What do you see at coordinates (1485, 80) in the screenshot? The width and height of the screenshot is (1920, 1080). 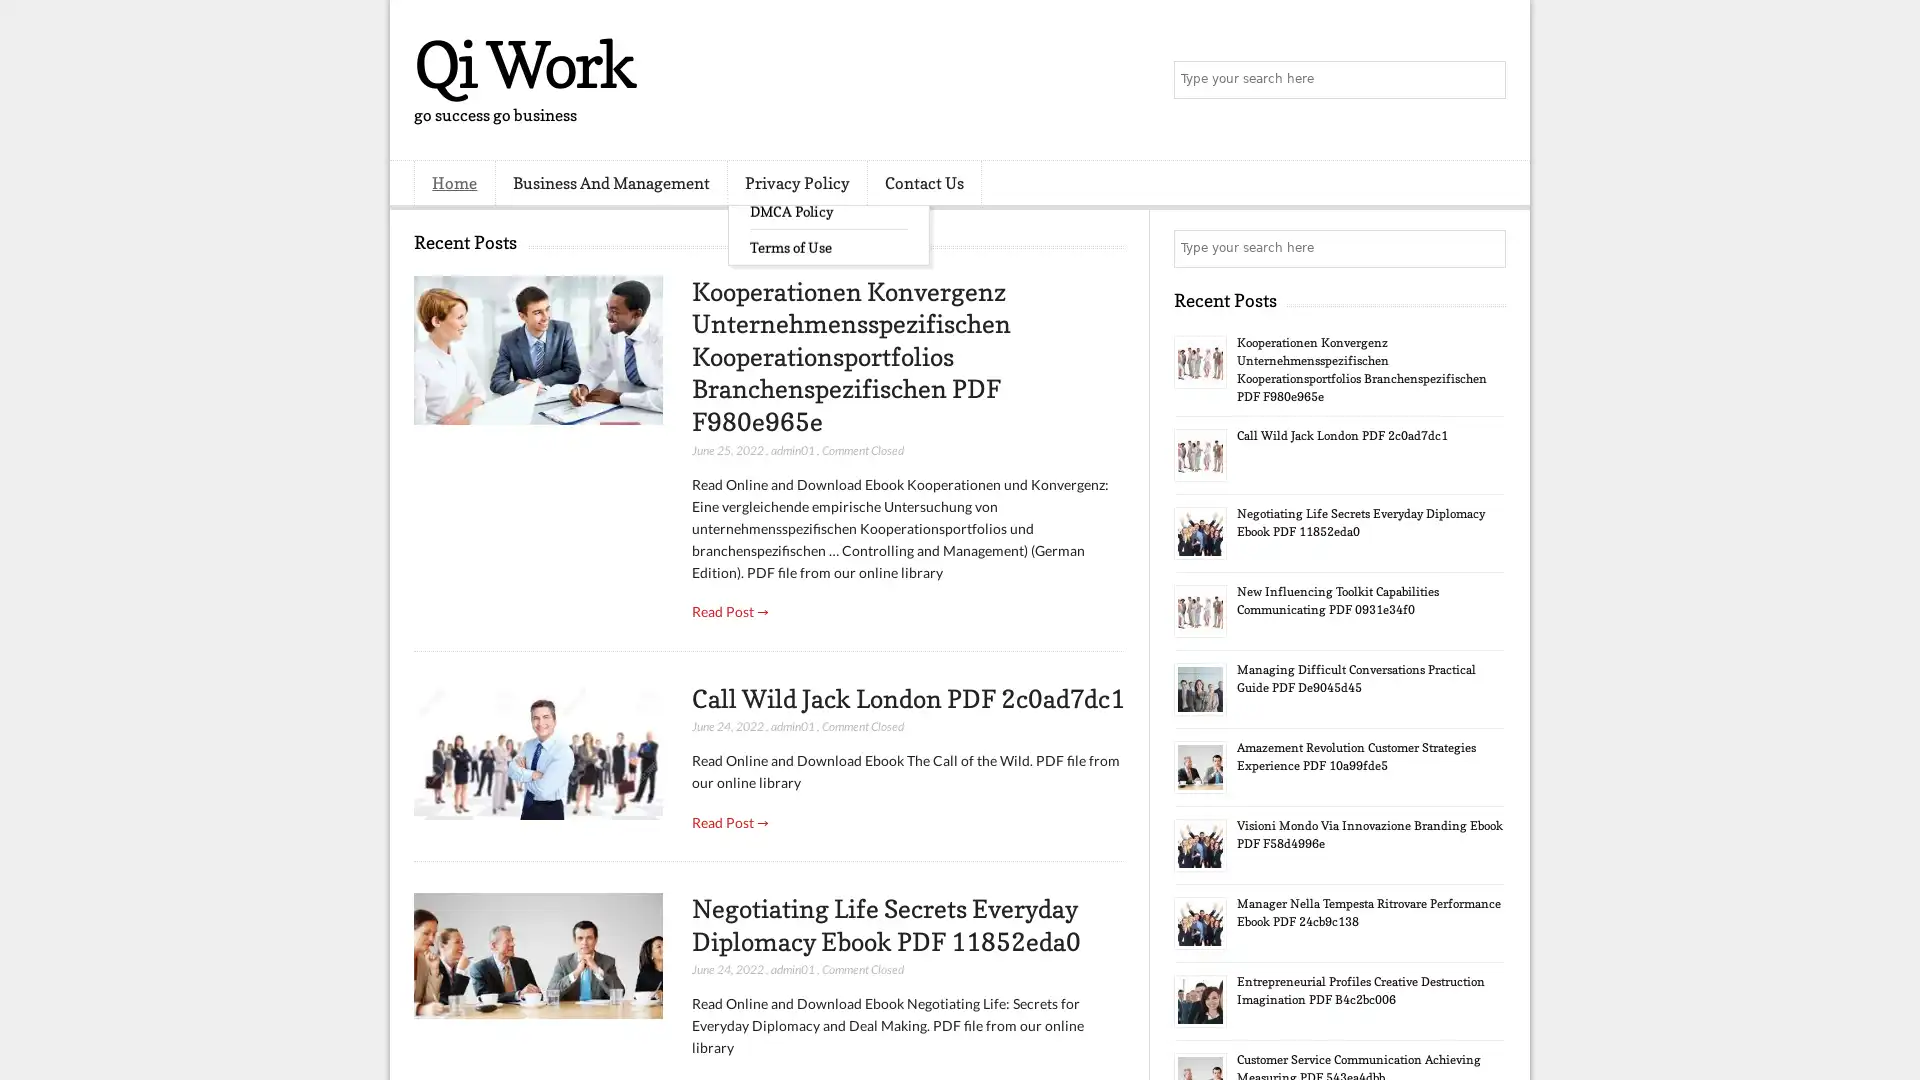 I see `Search` at bounding box center [1485, 80].